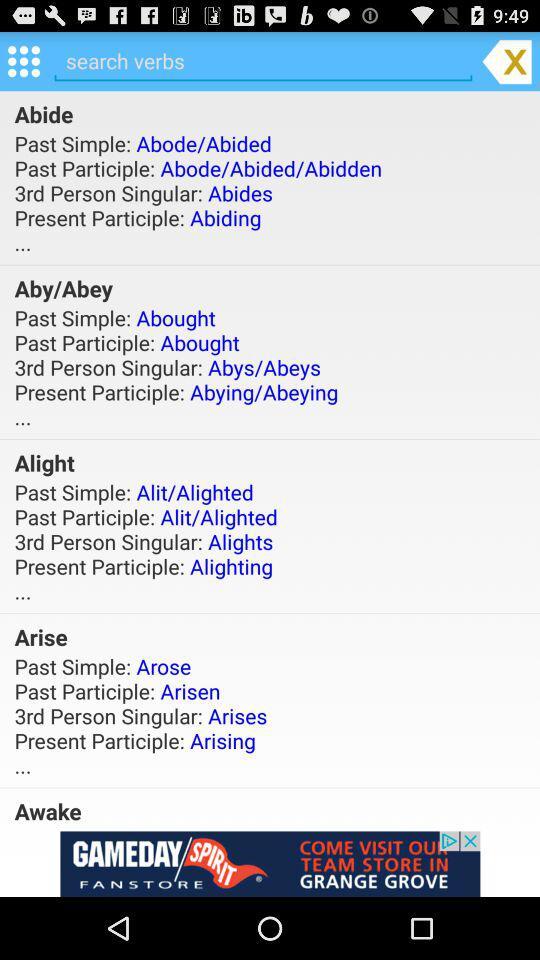  What do you see at coordinates (22, 59) in the screenshot?
I see `open menu` at bounding box center [22, 59].